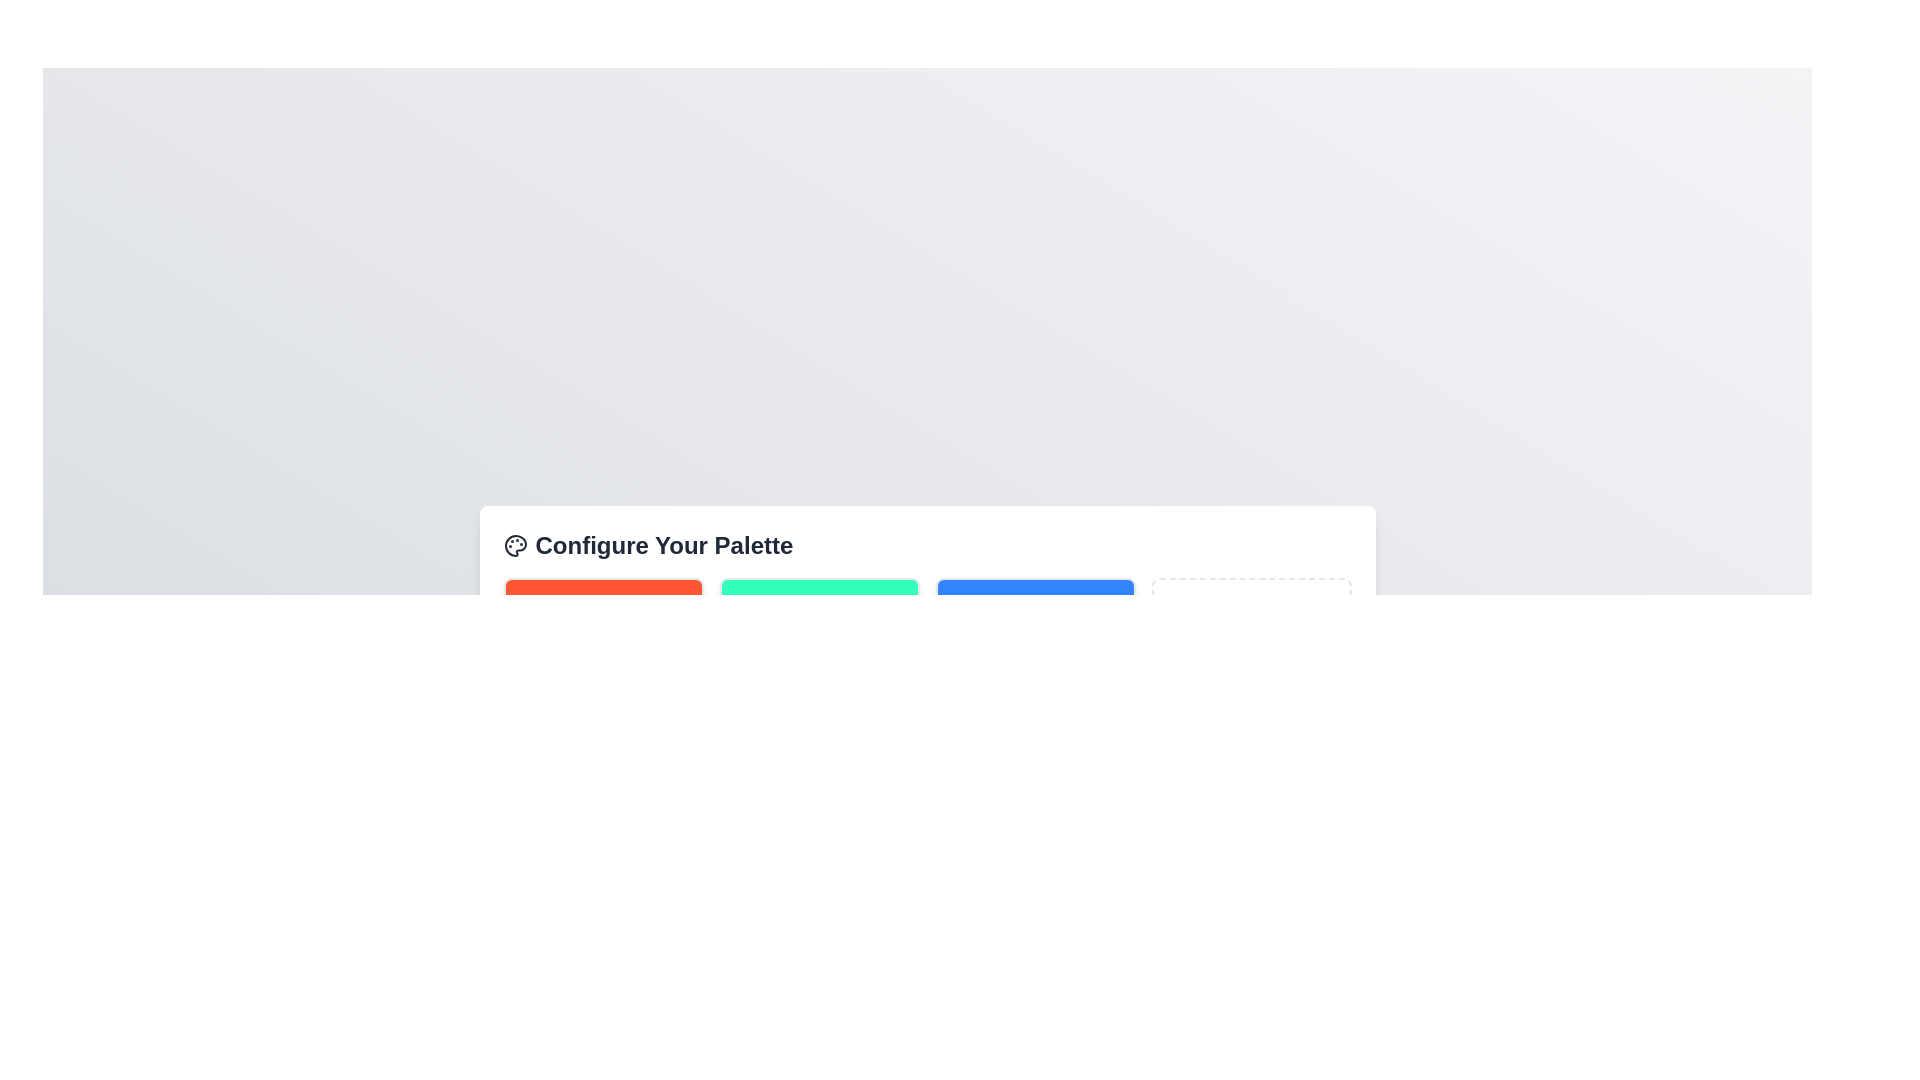  What do you see at coordinates (1035, 608) in the screenshot?
I see `the third button in the palette configuration UI` at bounding box center [1035, 608].